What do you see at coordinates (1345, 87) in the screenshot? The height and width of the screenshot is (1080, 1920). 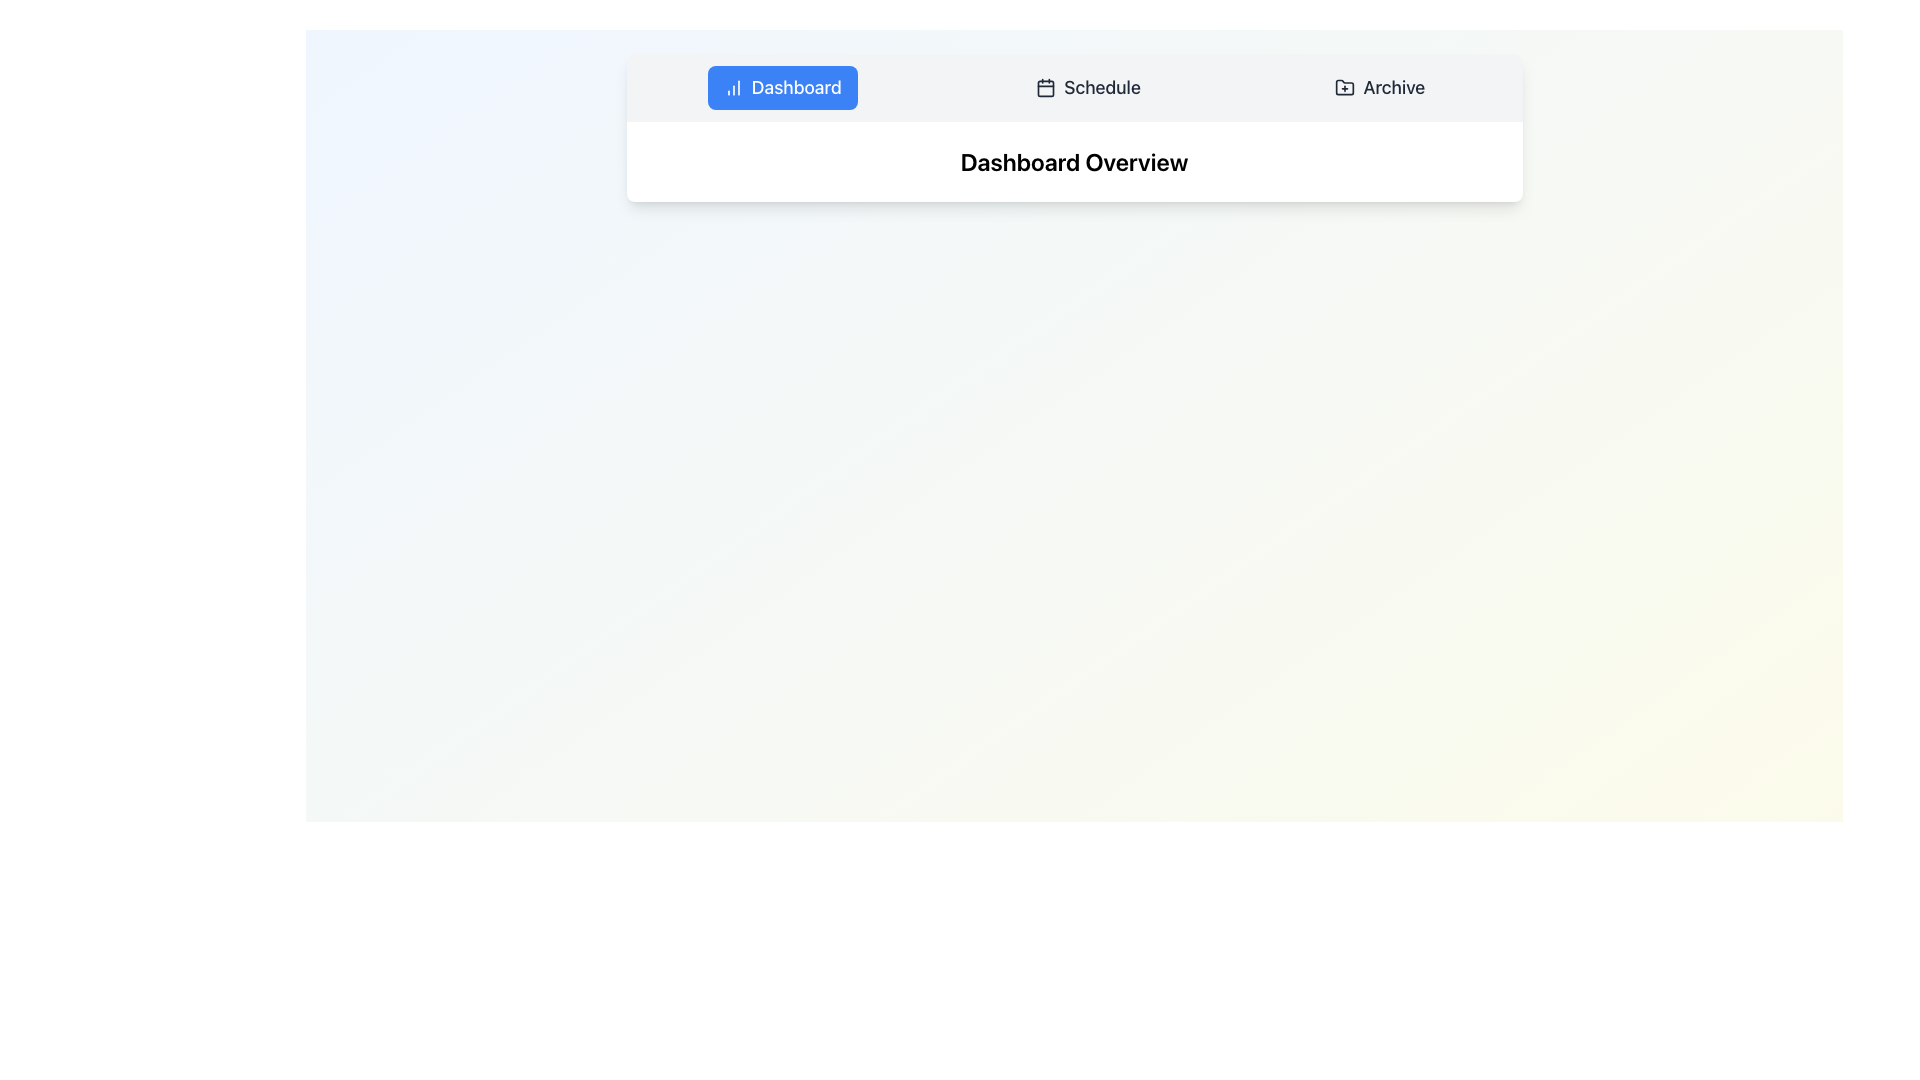 I see `the folder icon with a plus sign inside it, located within the Archive button group on the rightmost side of the horizontal navigation bar` at bounding box center [1345, 87].